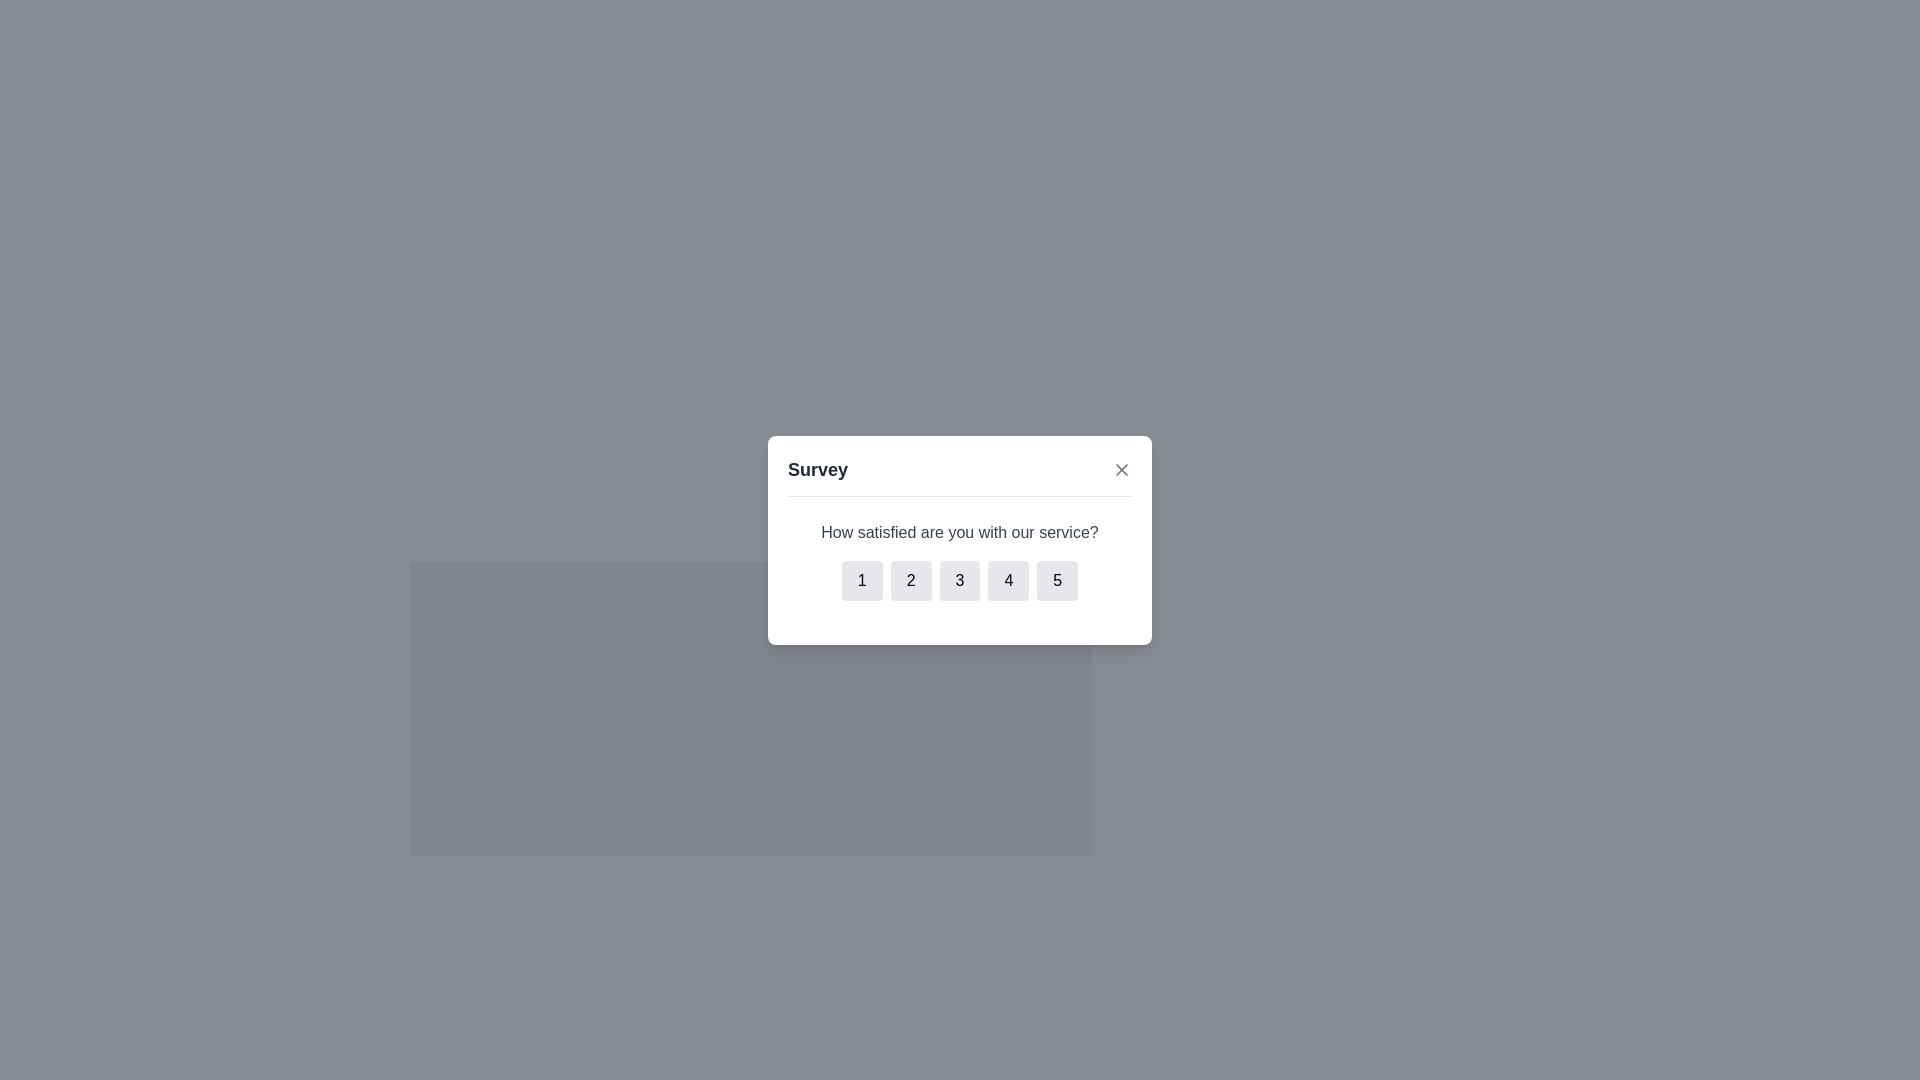 The width and height of the screenshot is (1920, 1080). I want to click on the rating button labeled '3' in the horizontally arranged series of buttons under the question 'How satisfied are you with our service?', so click(960, 579).